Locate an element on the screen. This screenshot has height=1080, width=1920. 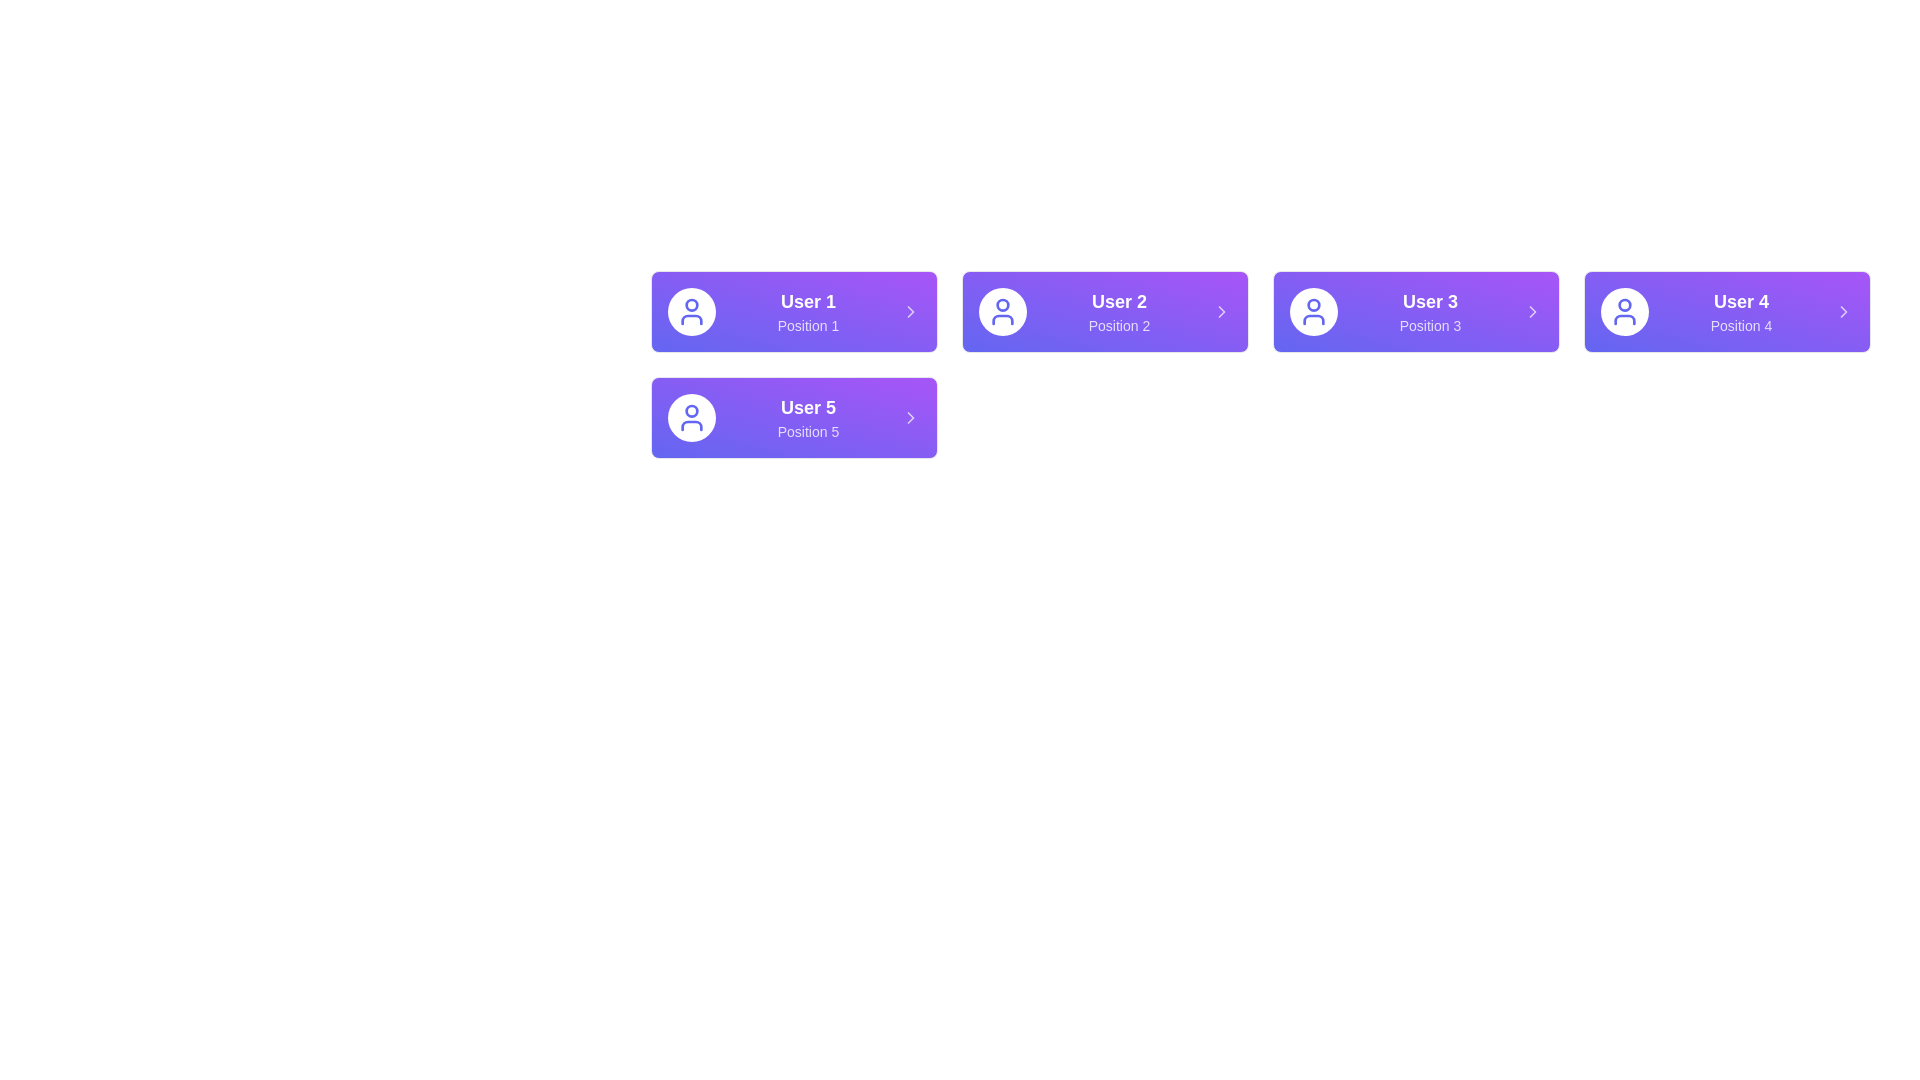
the text label displaying 'User 4', which is styled with a bold font and located within a purple rectangle in the top-right section of the interface is located at coordinates (1740, 301).